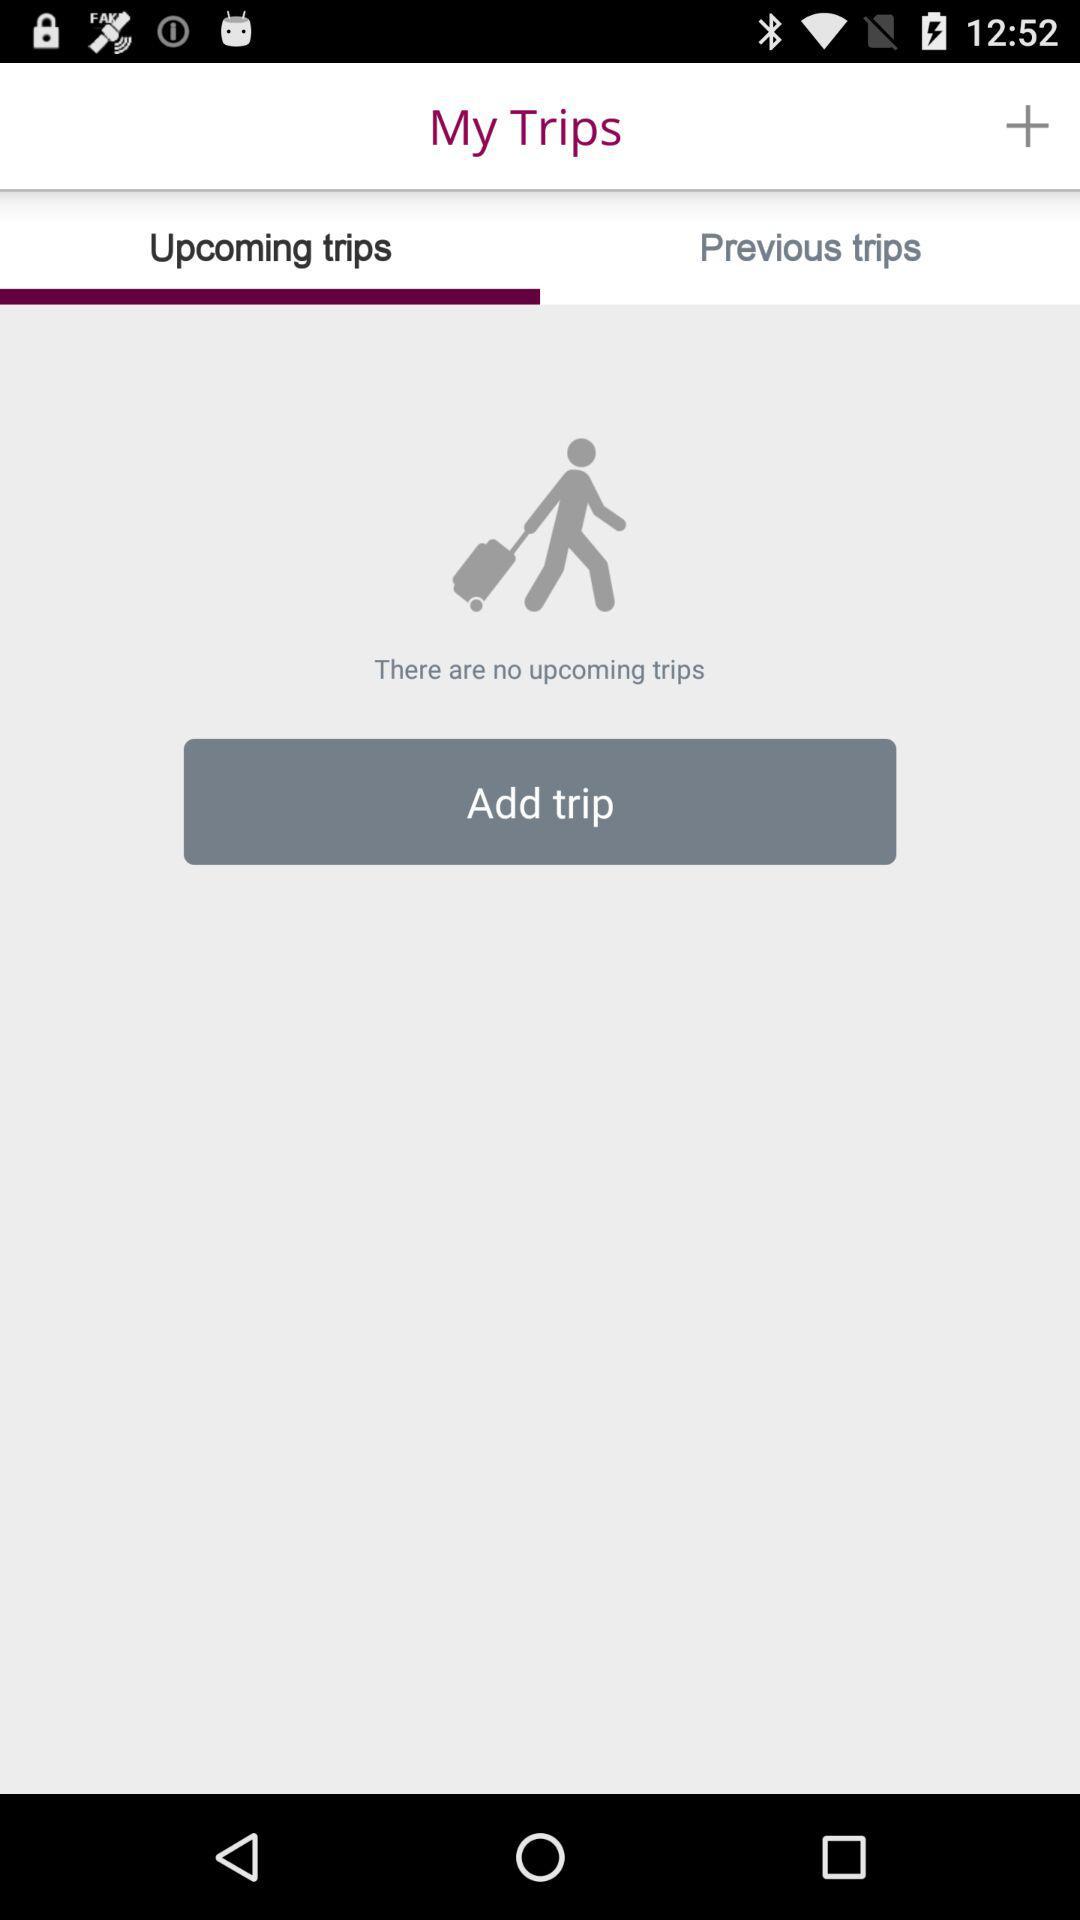 This screenshot has width=1080, height=1920. Describe the element at coordinates (810, 247) in the screenshot. I see `item next to the upcoming trips icon` at that location.